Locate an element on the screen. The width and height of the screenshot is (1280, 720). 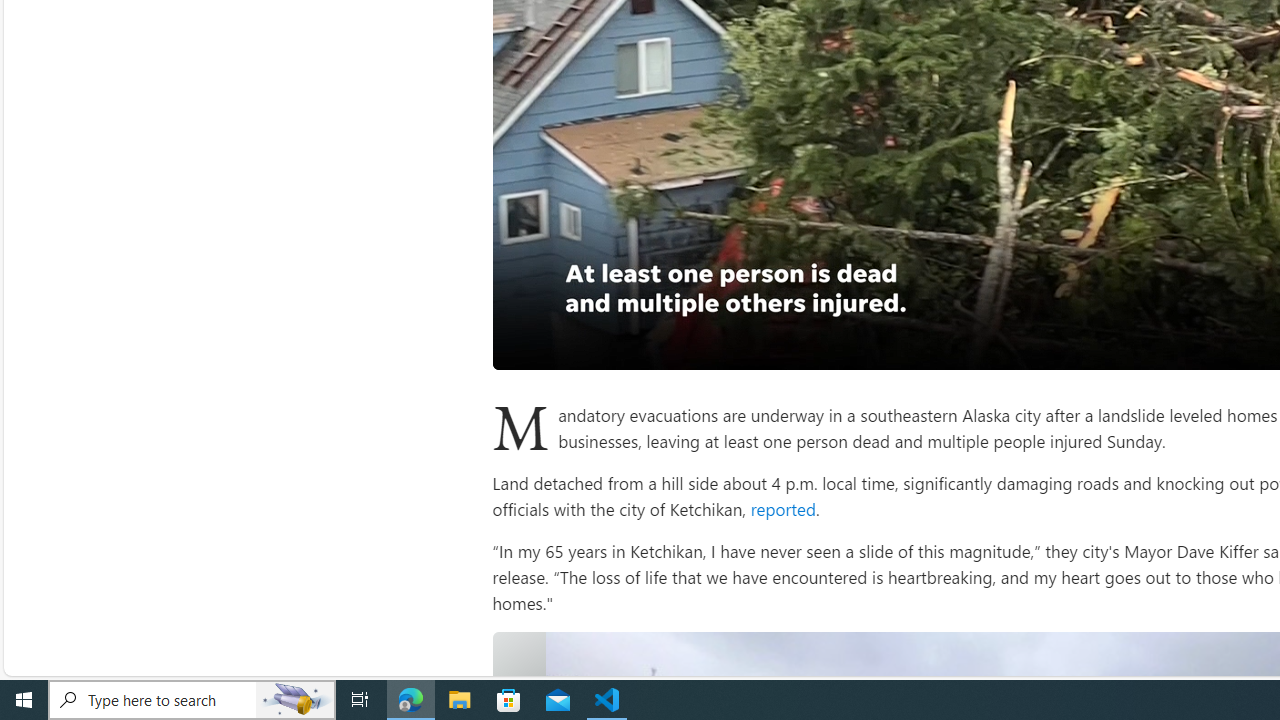
' reported' is located at coordinates (780, 507).